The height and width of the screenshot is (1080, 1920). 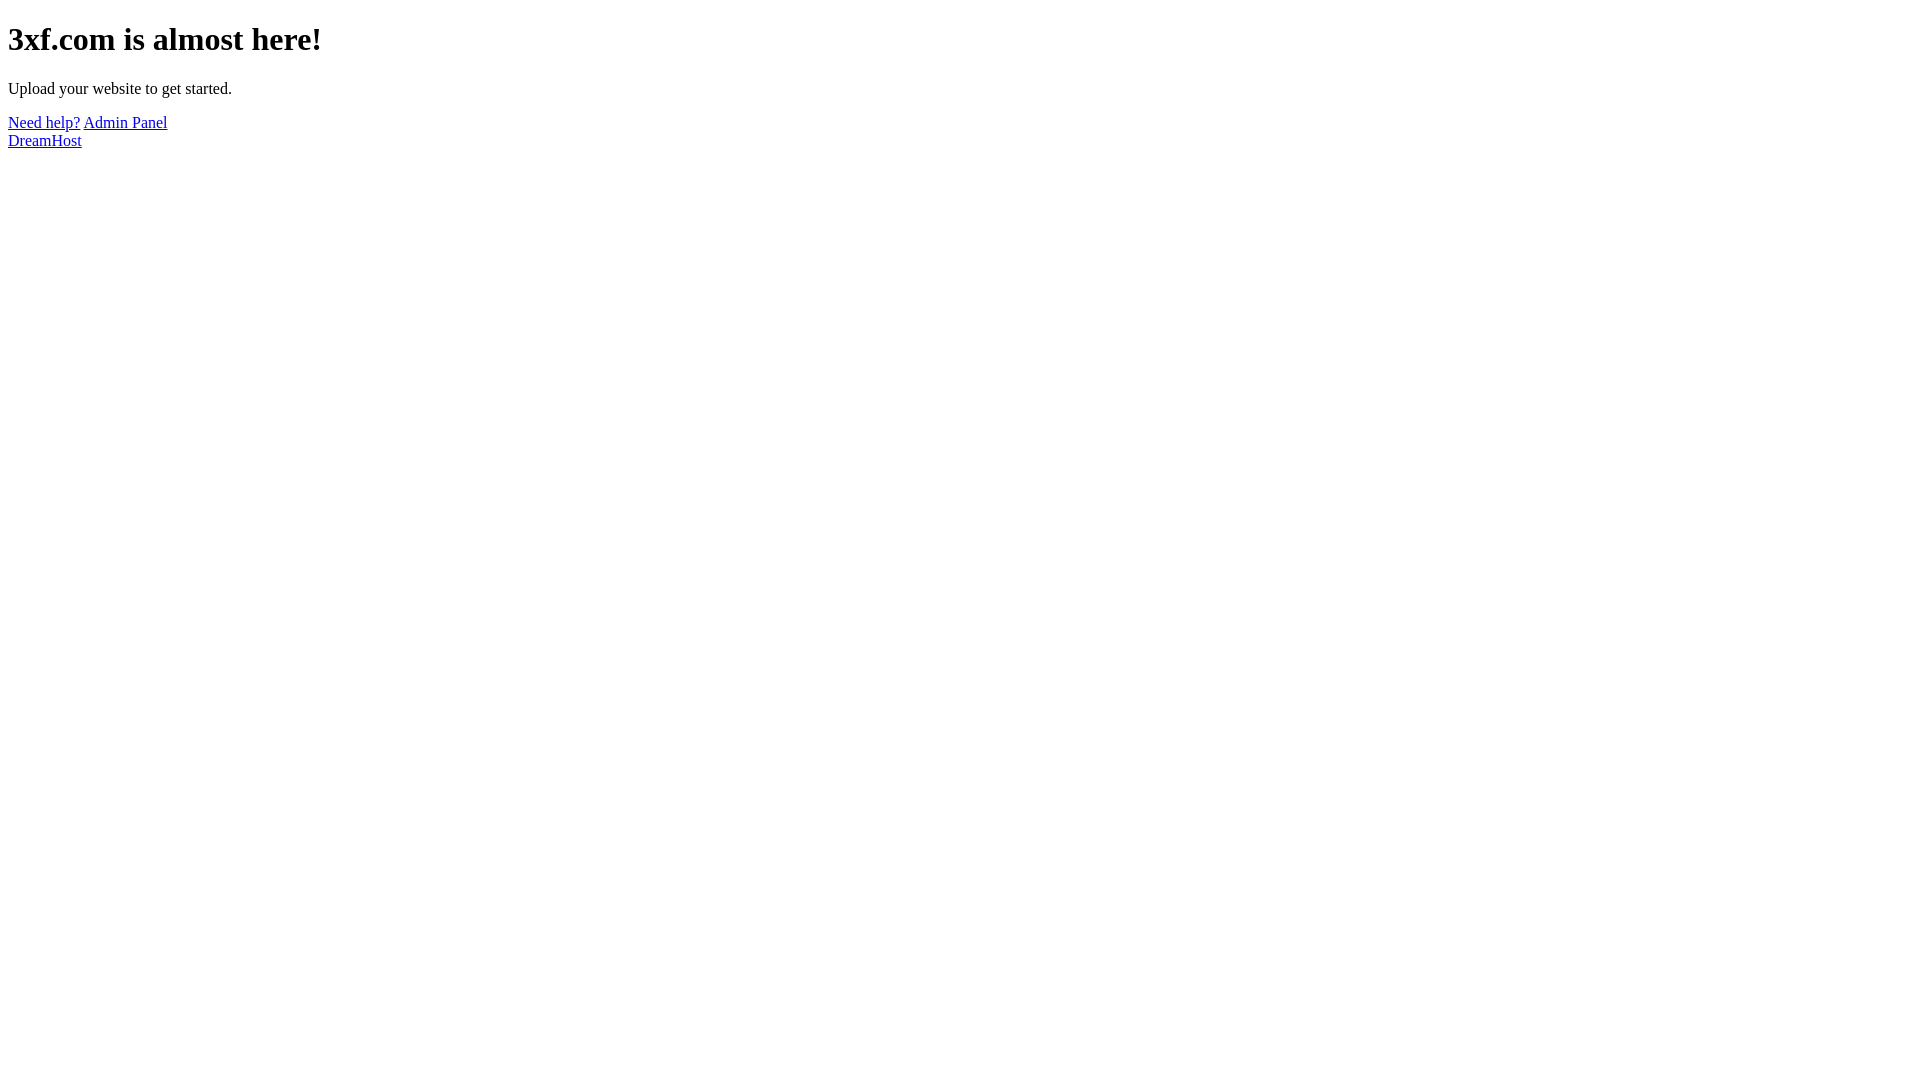 I want to click on 'Admin Panel', so click(x=82, y=122).